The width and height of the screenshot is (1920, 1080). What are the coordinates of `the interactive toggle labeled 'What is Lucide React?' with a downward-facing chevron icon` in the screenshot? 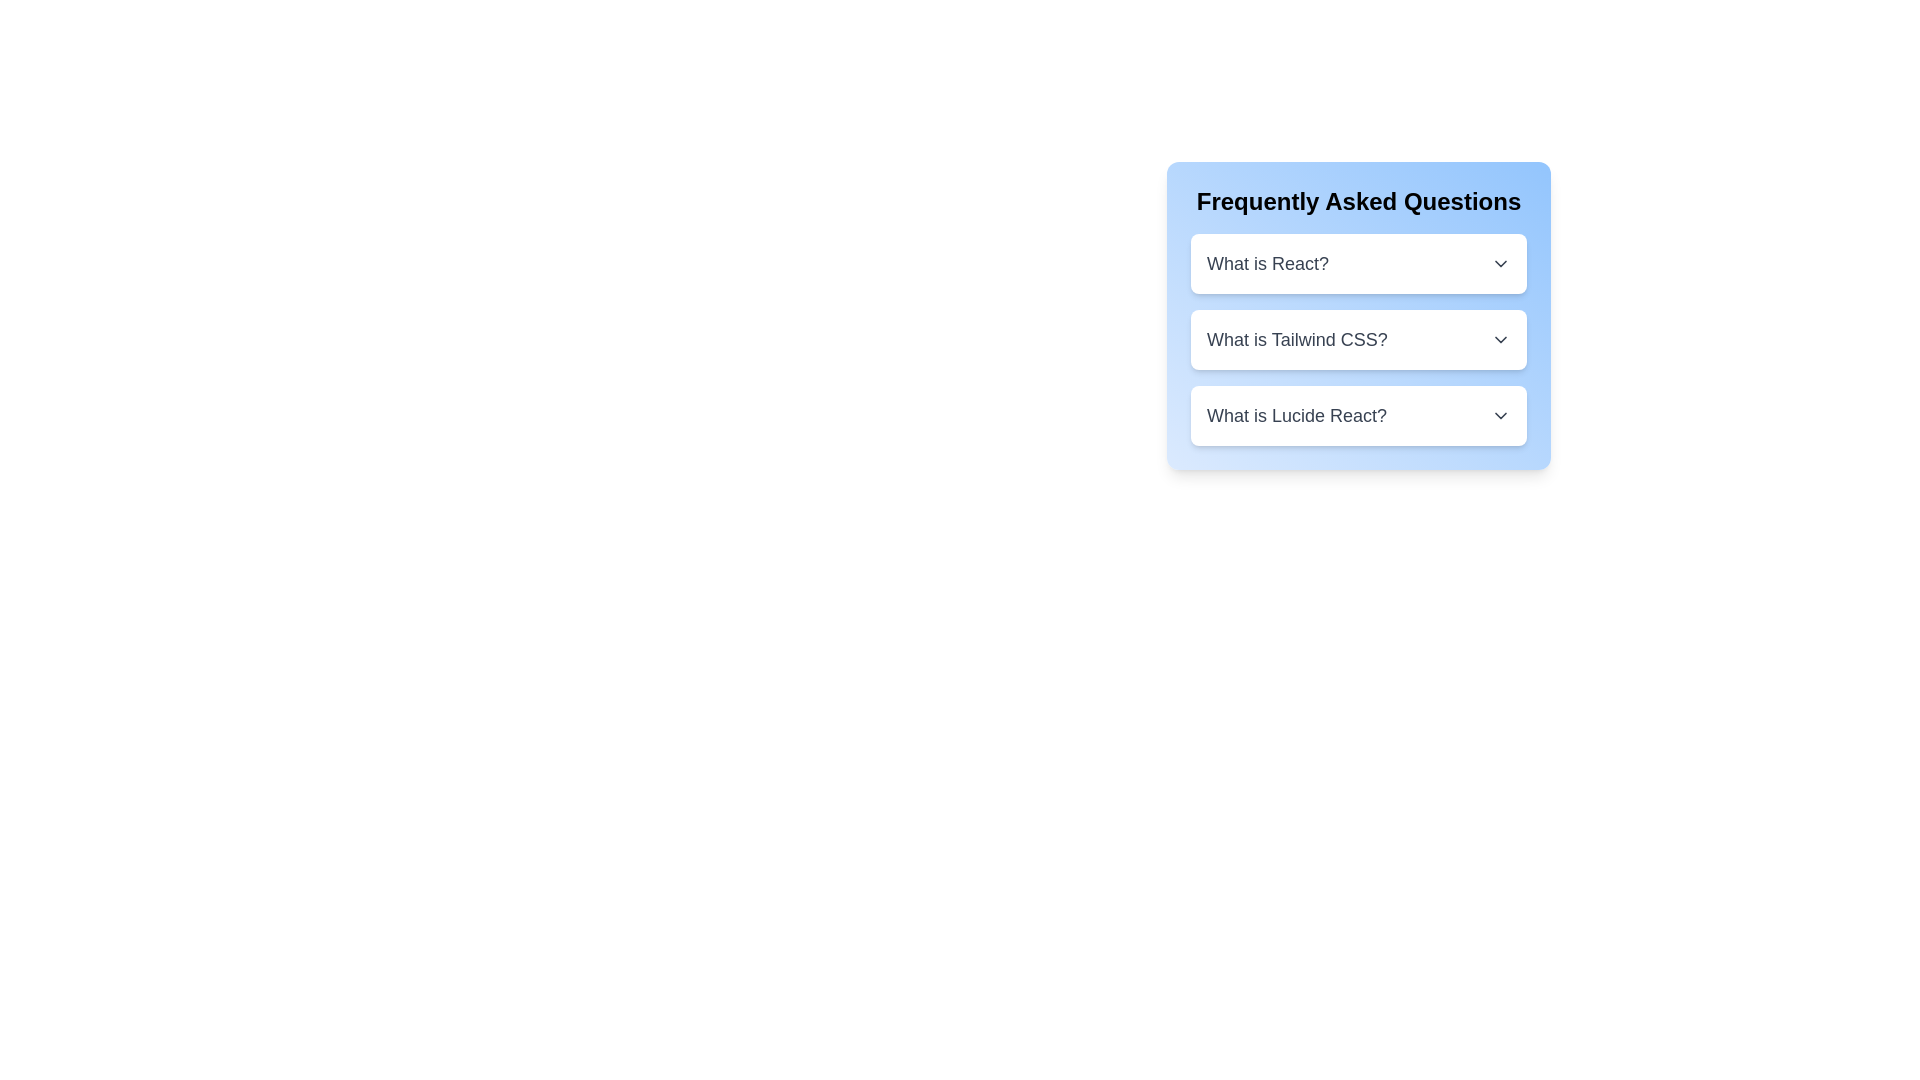 It's located at (1358, 415).